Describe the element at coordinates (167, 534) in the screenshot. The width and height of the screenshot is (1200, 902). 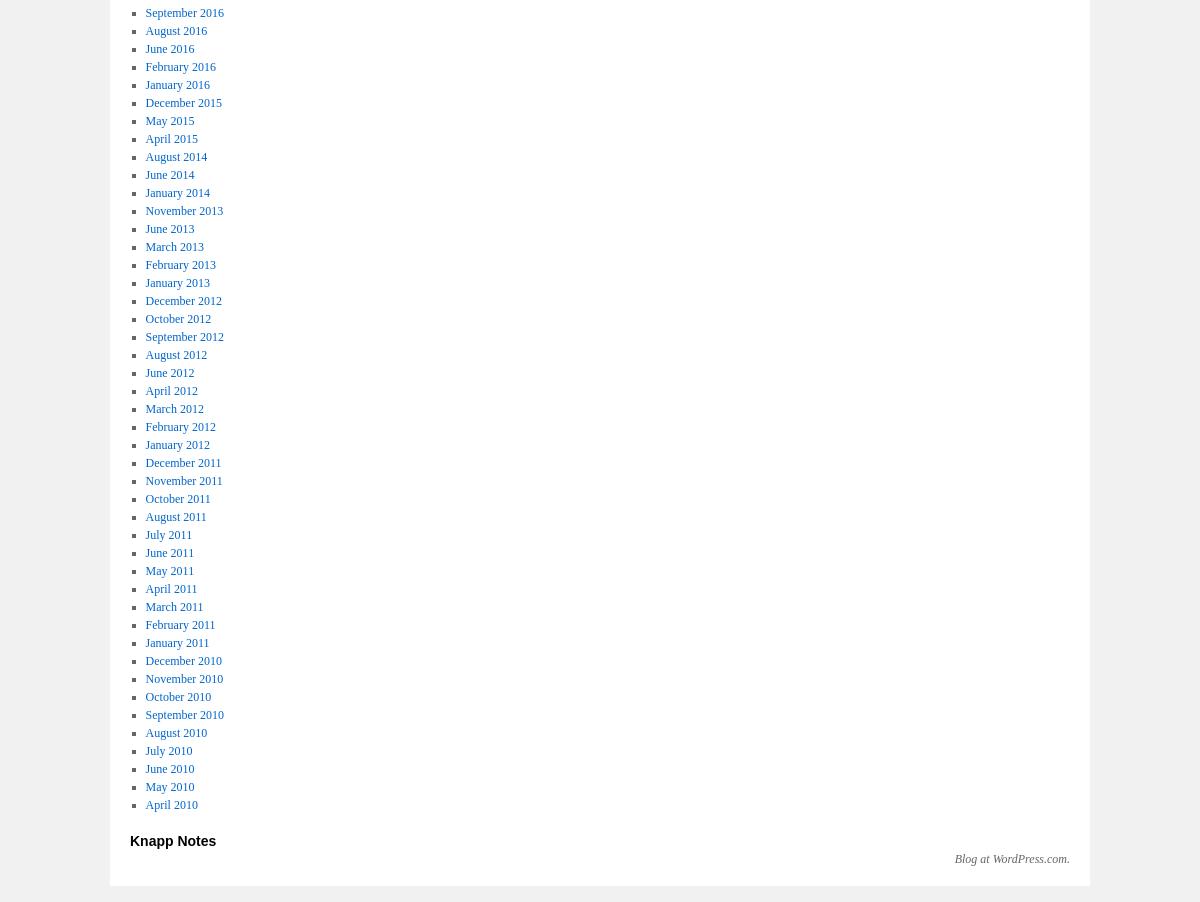
I see `'July 2011'` at that location.